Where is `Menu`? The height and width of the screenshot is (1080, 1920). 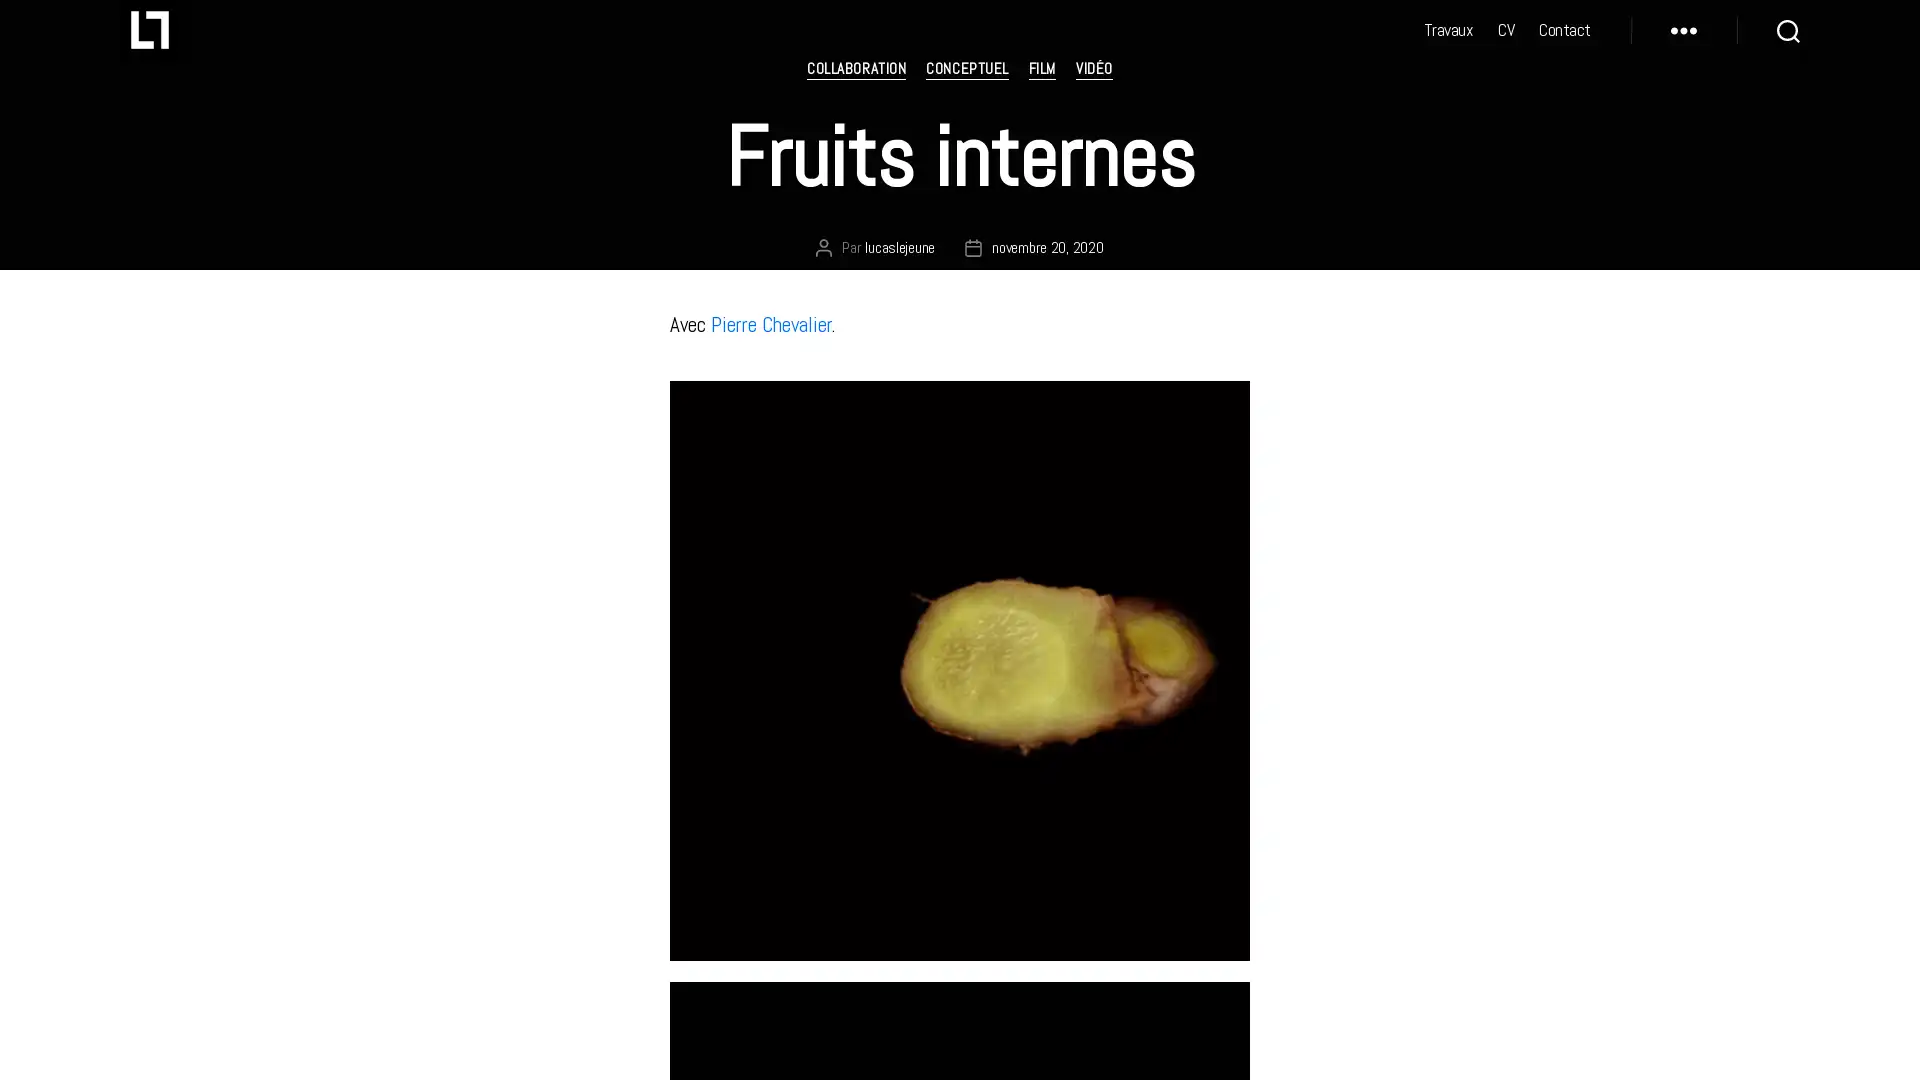 Menu is located at coordinates (1683, 45).